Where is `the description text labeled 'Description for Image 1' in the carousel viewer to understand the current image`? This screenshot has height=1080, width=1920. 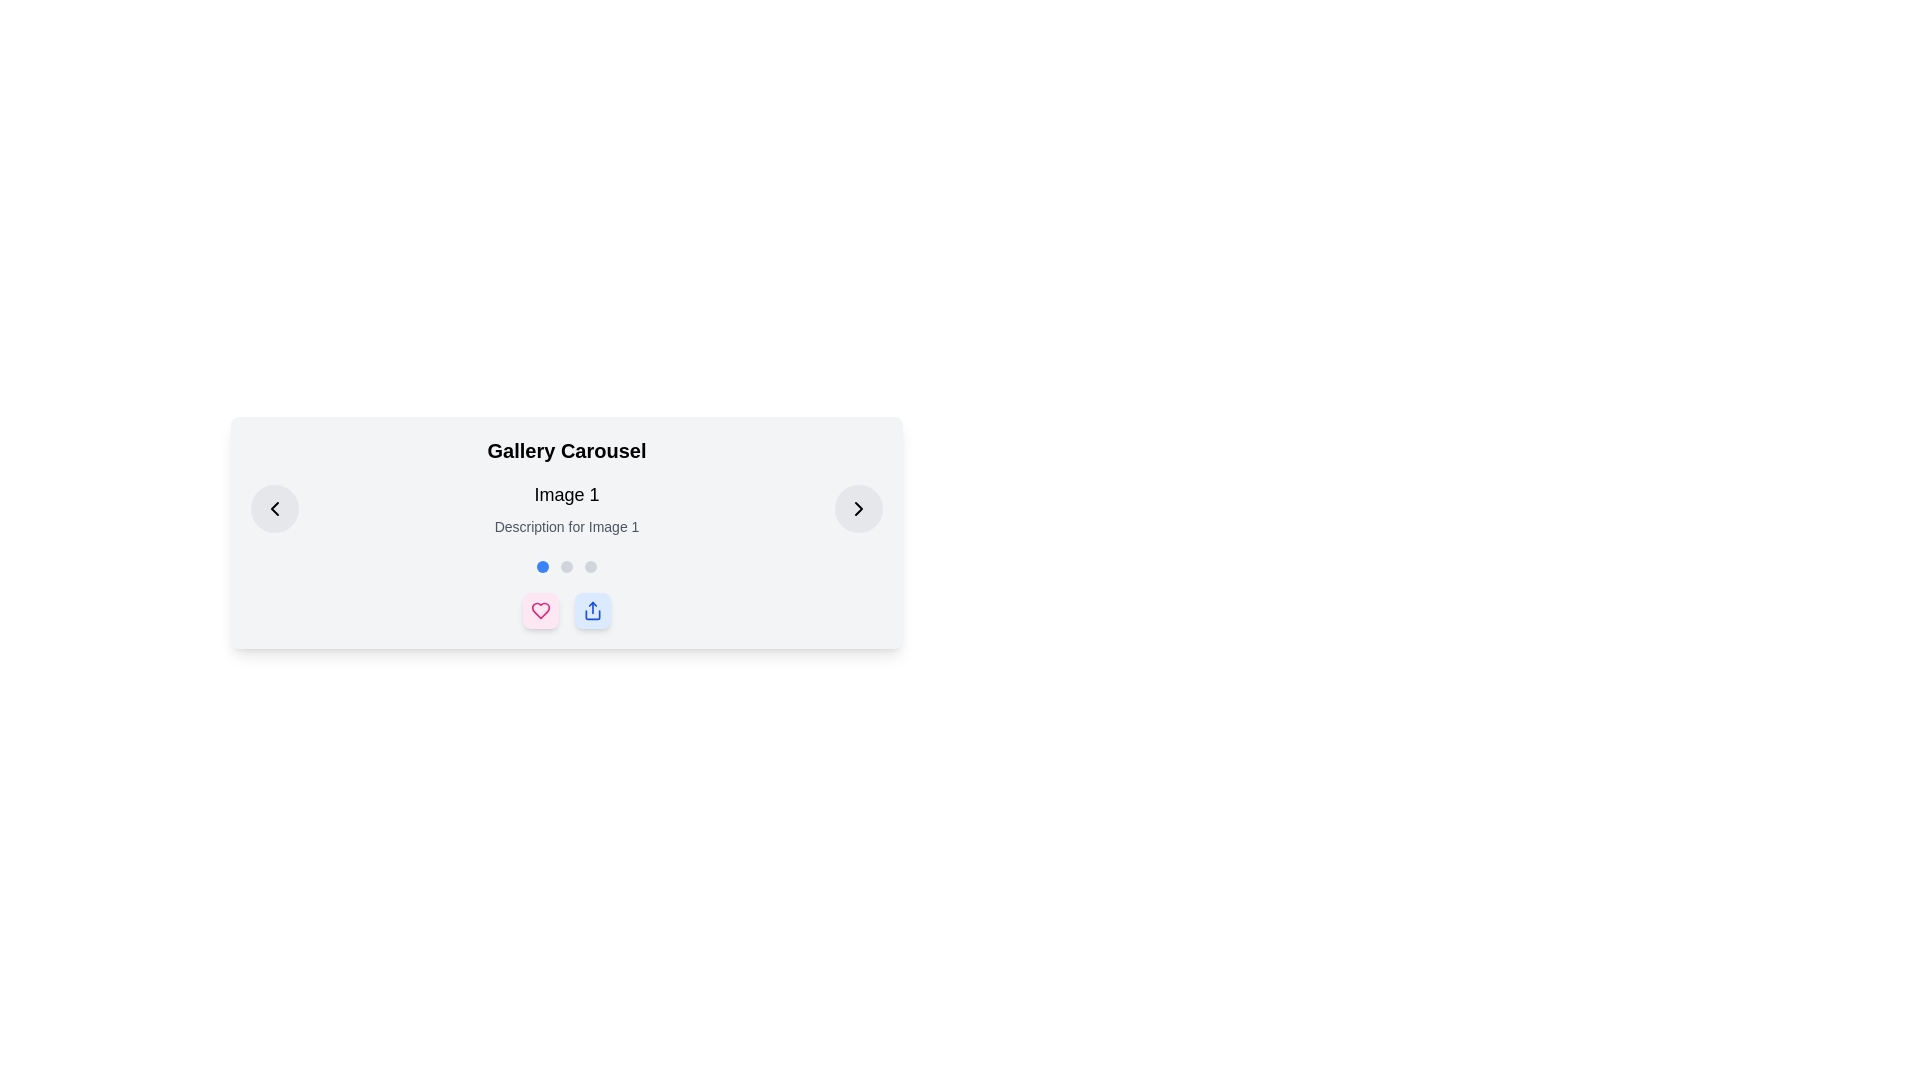 the description text labeled 'Description for Image 1' in the carousel viewer to understand the current image is located at coordinates (565, 508).